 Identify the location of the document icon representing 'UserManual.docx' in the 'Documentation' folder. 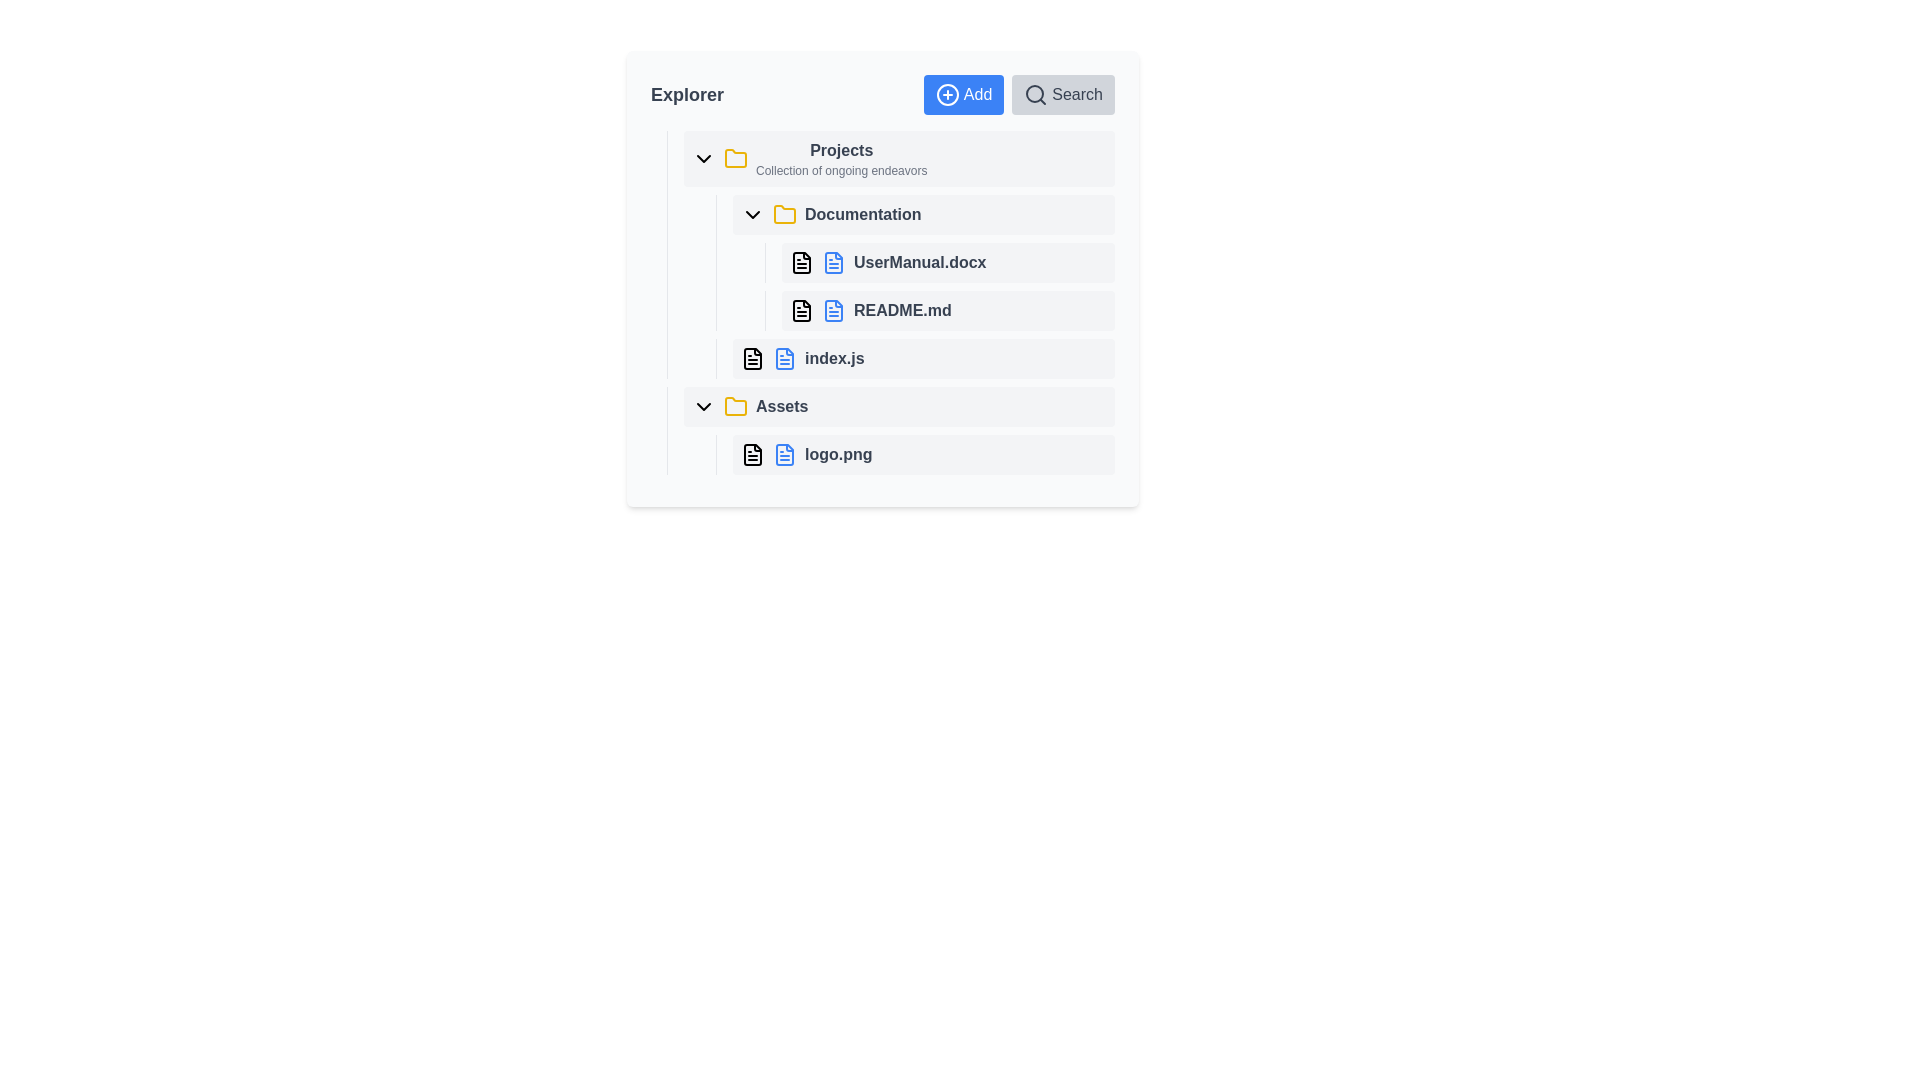
(801, 261).